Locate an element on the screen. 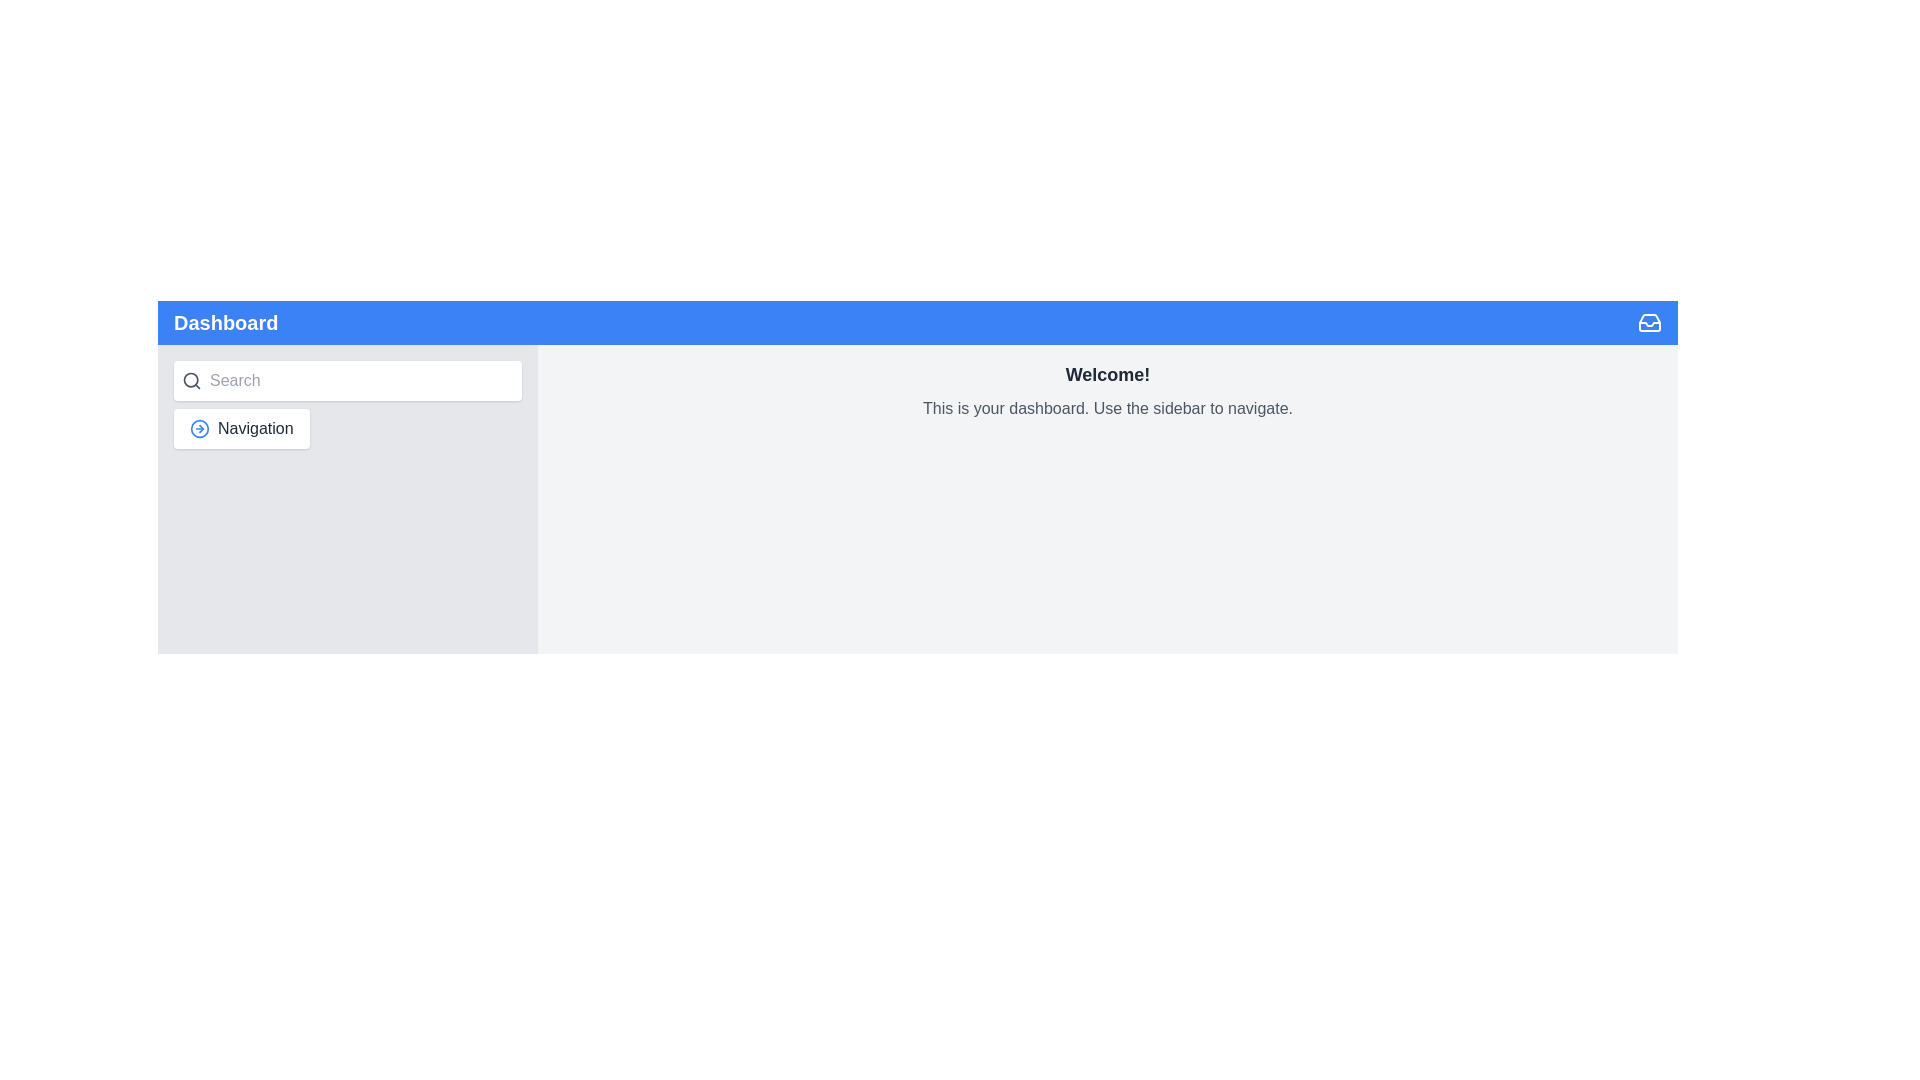 Image resolution: width=1920 pixels, height=1080 pixels. the rightward-pointing blue circular arrow icon located within the 'Navigation' block is located at coordinates (200, 427).